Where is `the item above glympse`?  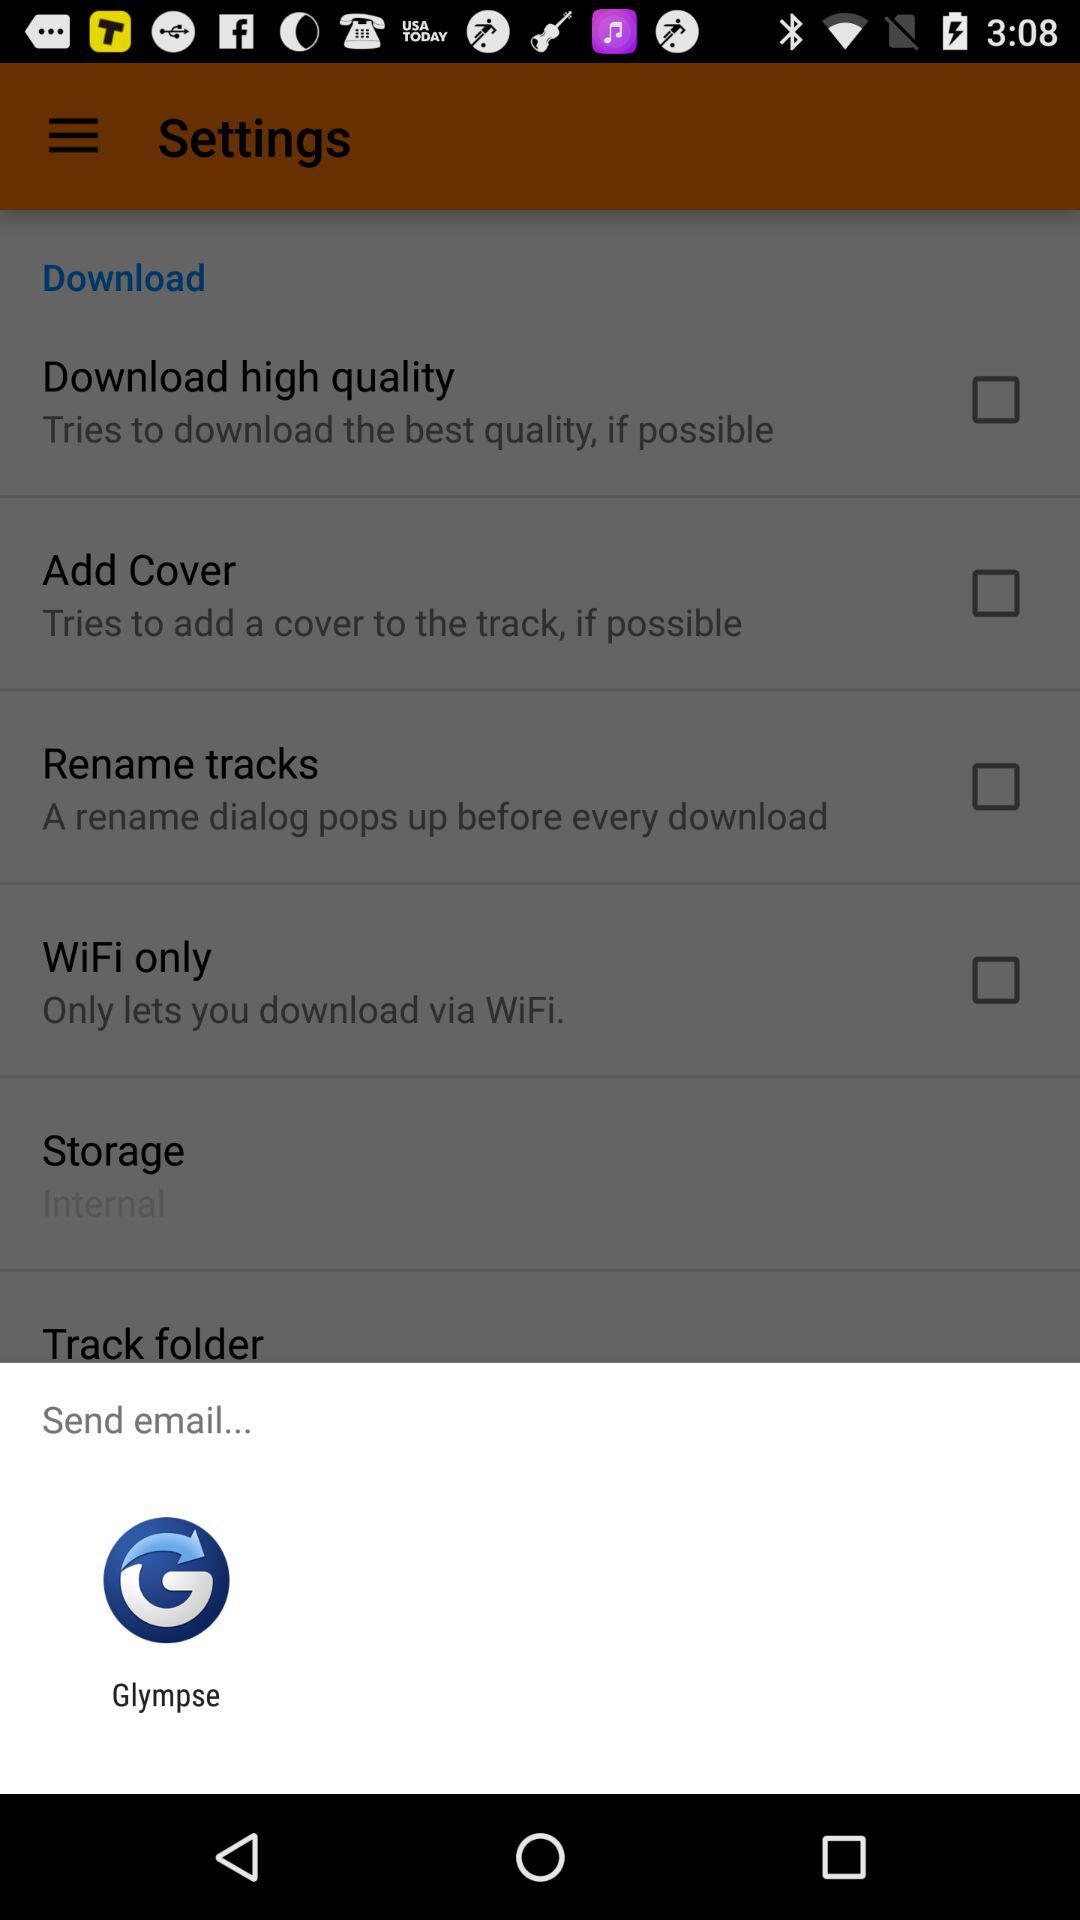 the item above glympse is located at coordinates (165, 1579).